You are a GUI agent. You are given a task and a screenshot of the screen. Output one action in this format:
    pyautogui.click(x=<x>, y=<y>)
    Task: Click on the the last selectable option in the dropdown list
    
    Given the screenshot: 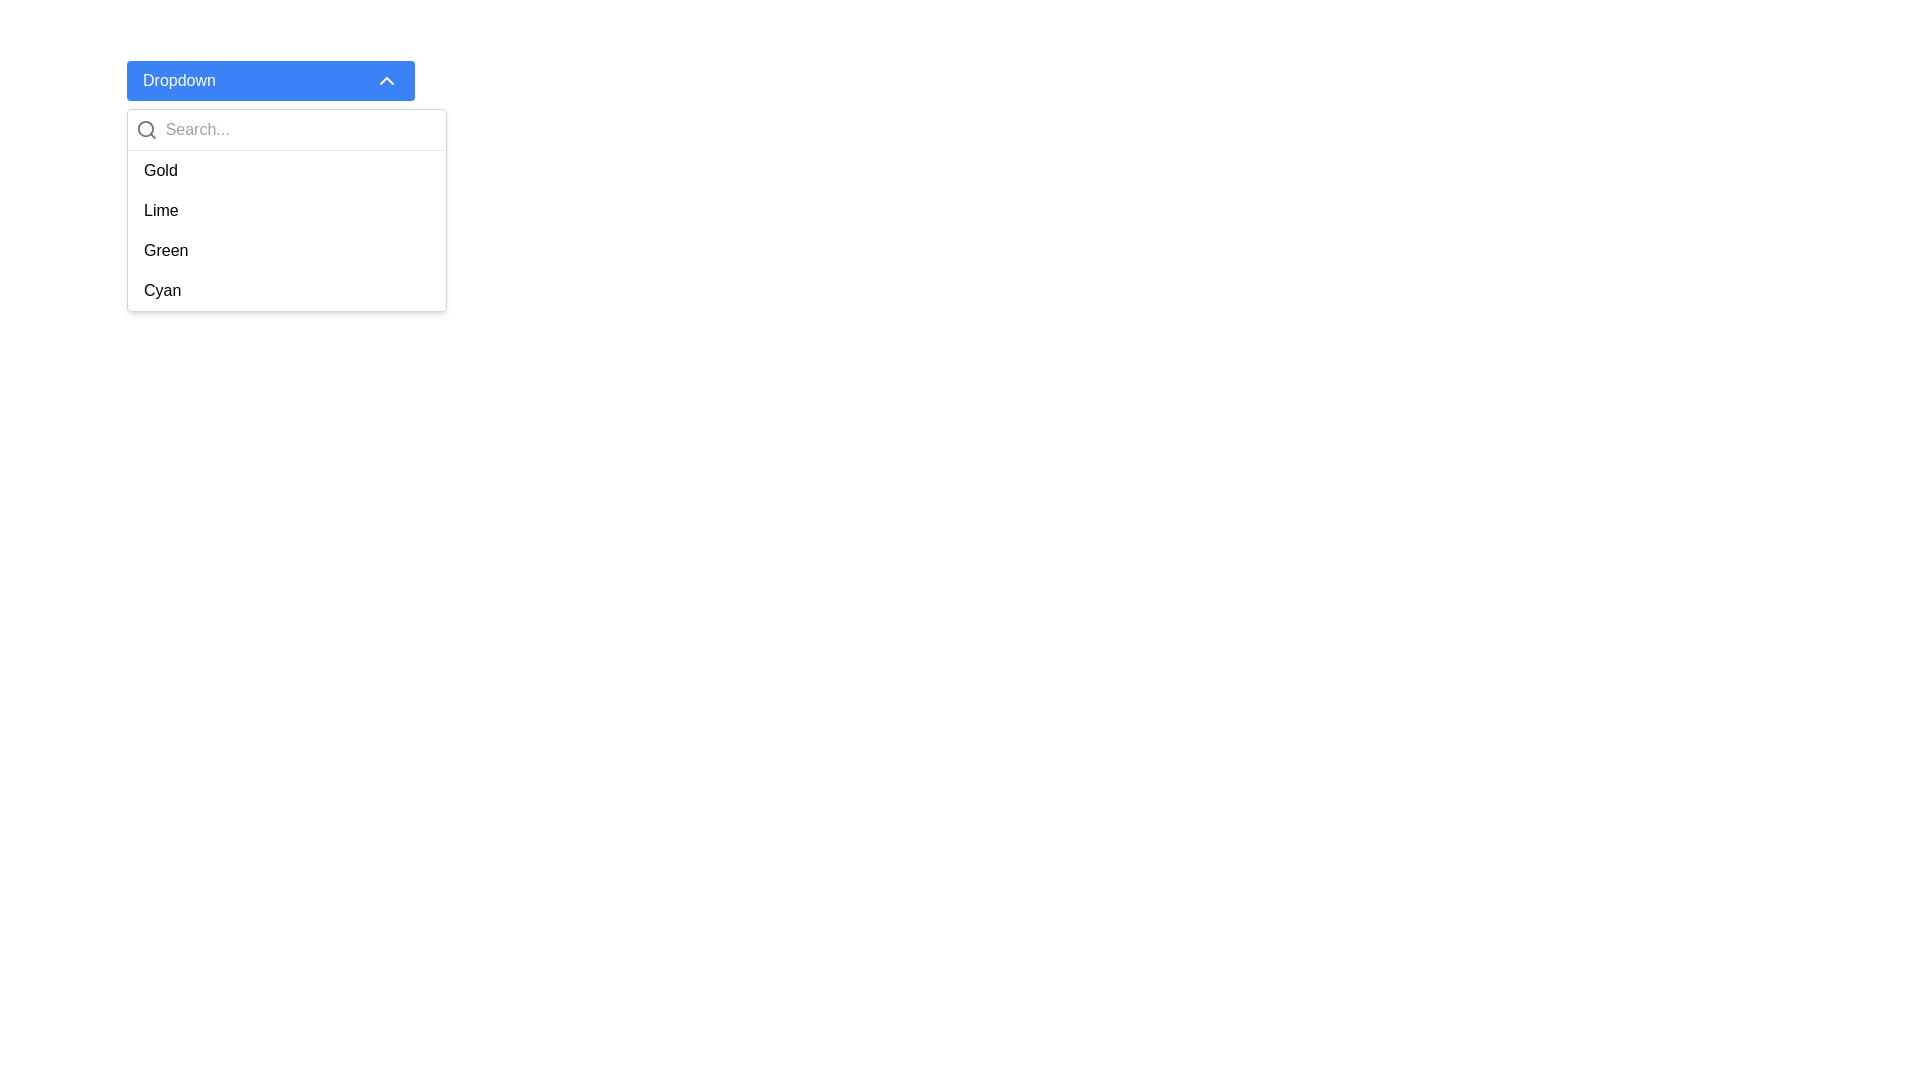 What is the action you would take?
    pyautogui.click(x=286, y=290)
    